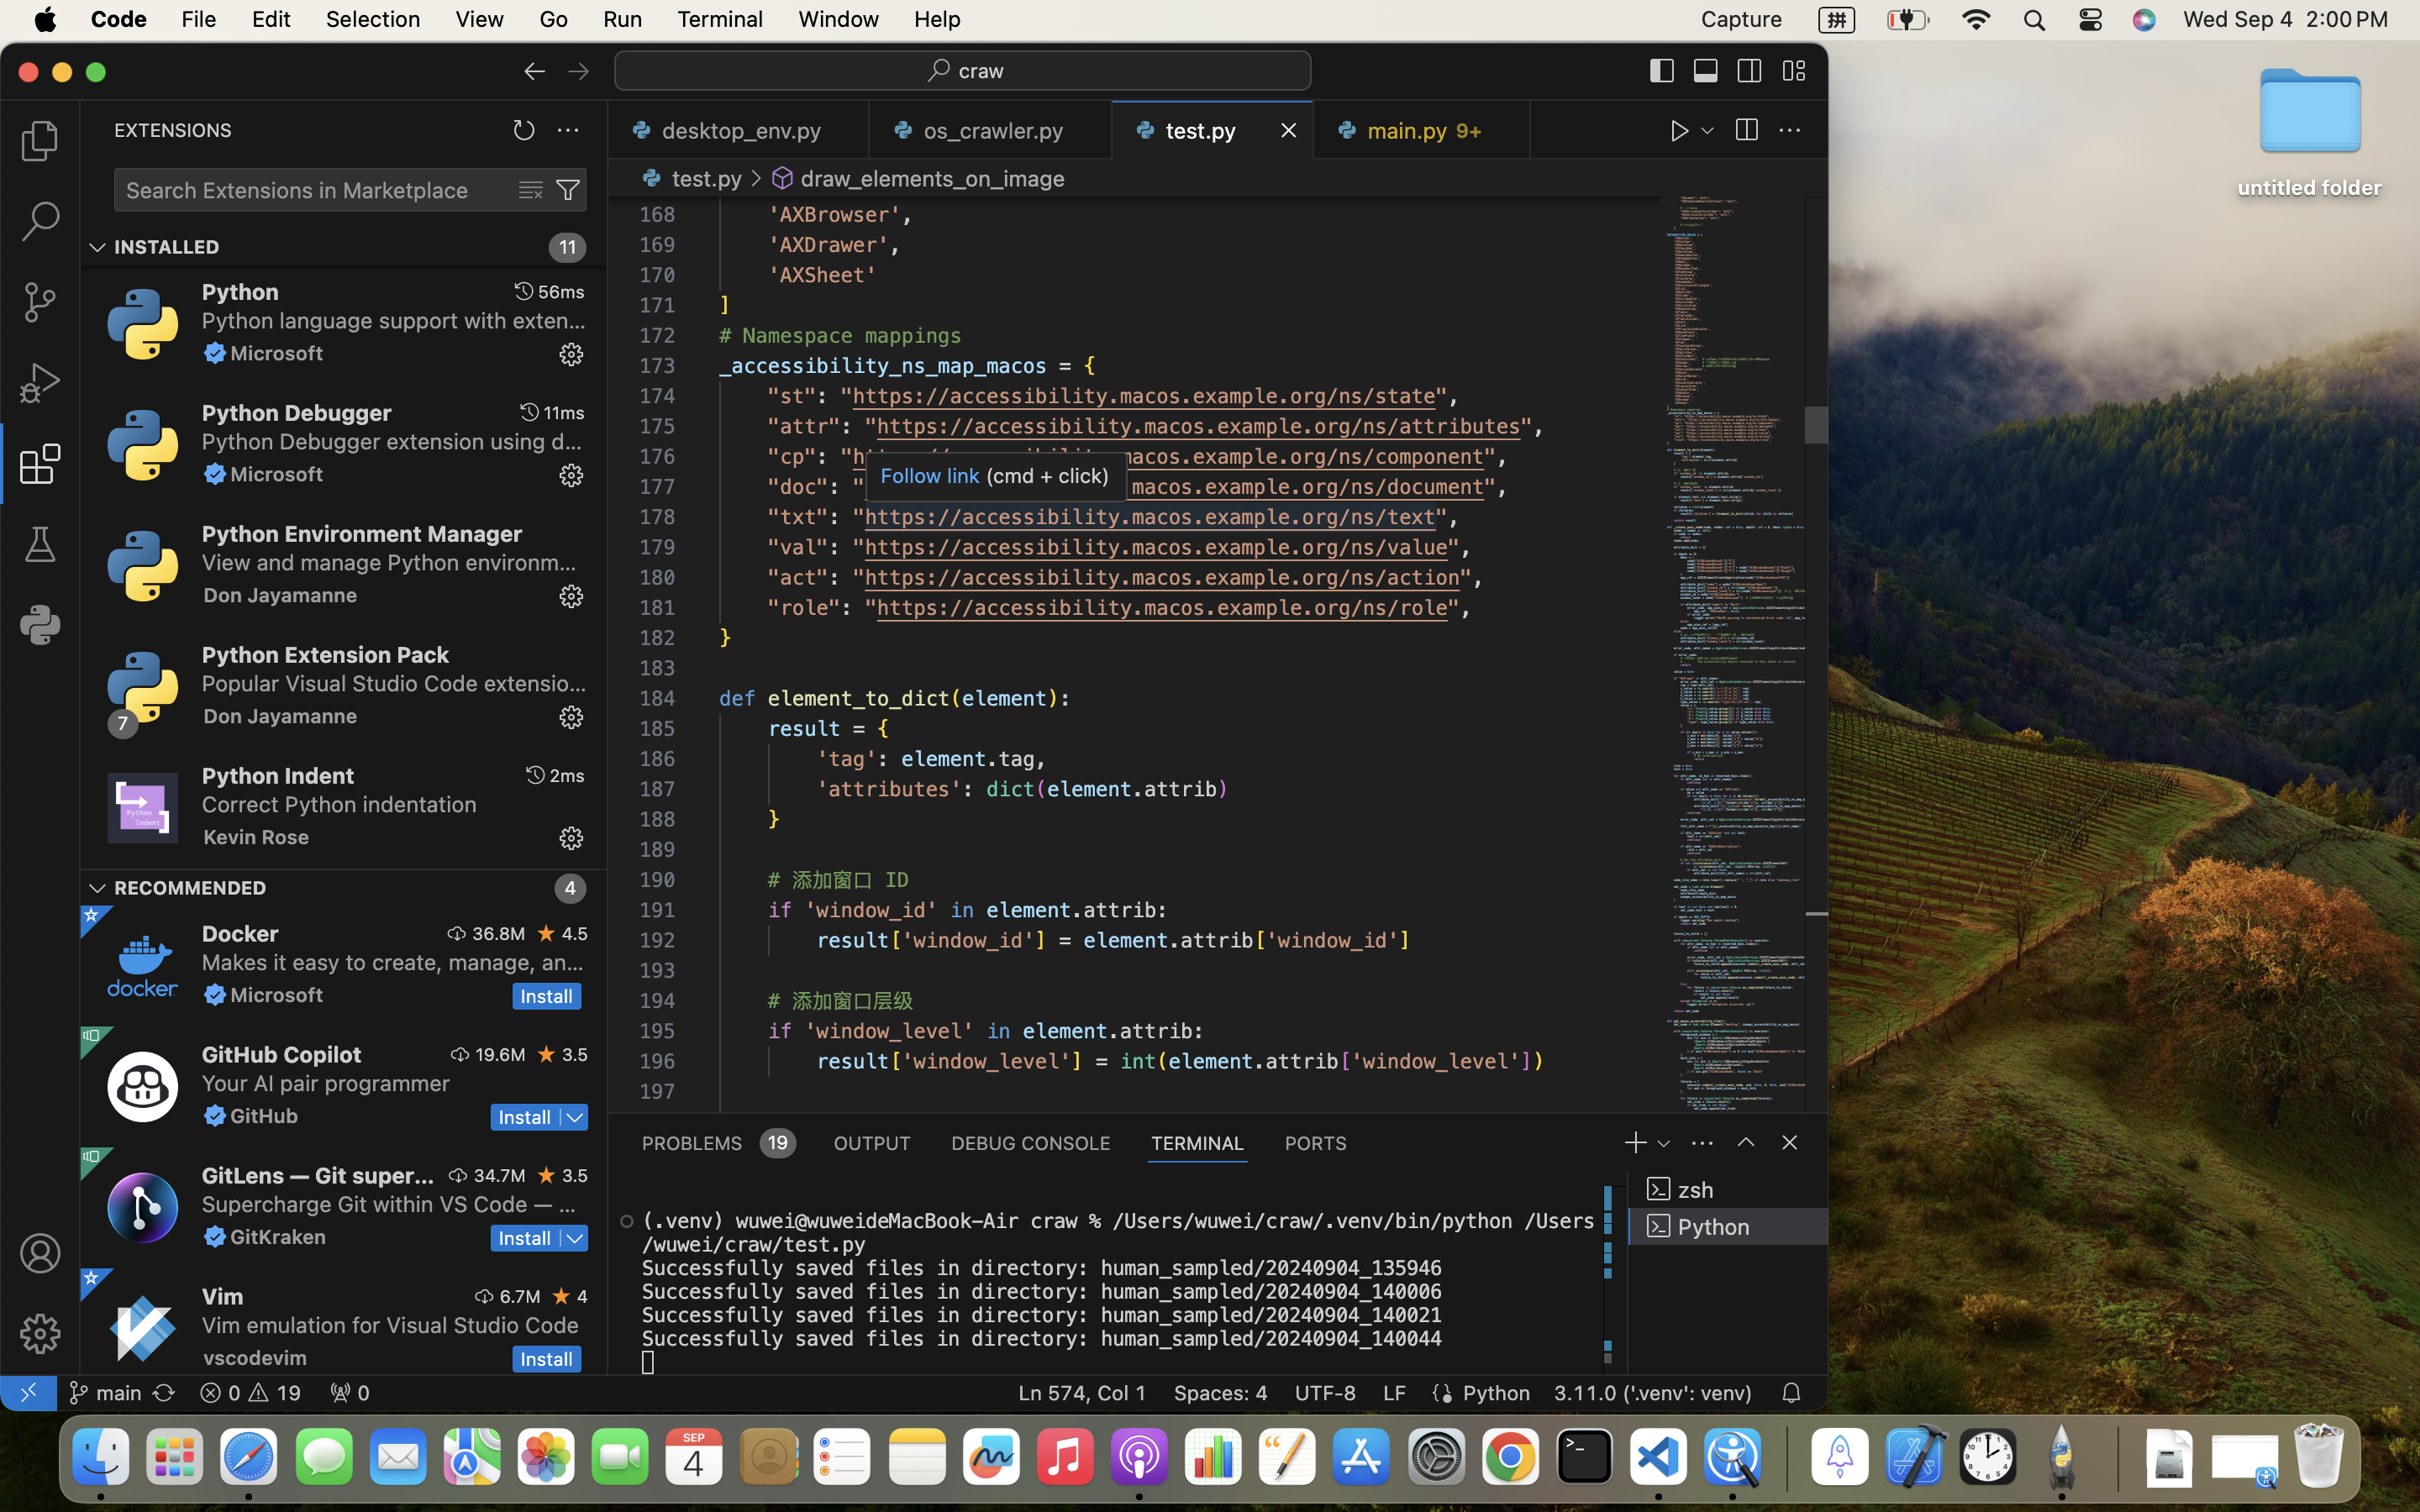  What do you see at coordinates (1790, 1142) in the screenshot?
I see `''` at bounding box center [1790, 1142].